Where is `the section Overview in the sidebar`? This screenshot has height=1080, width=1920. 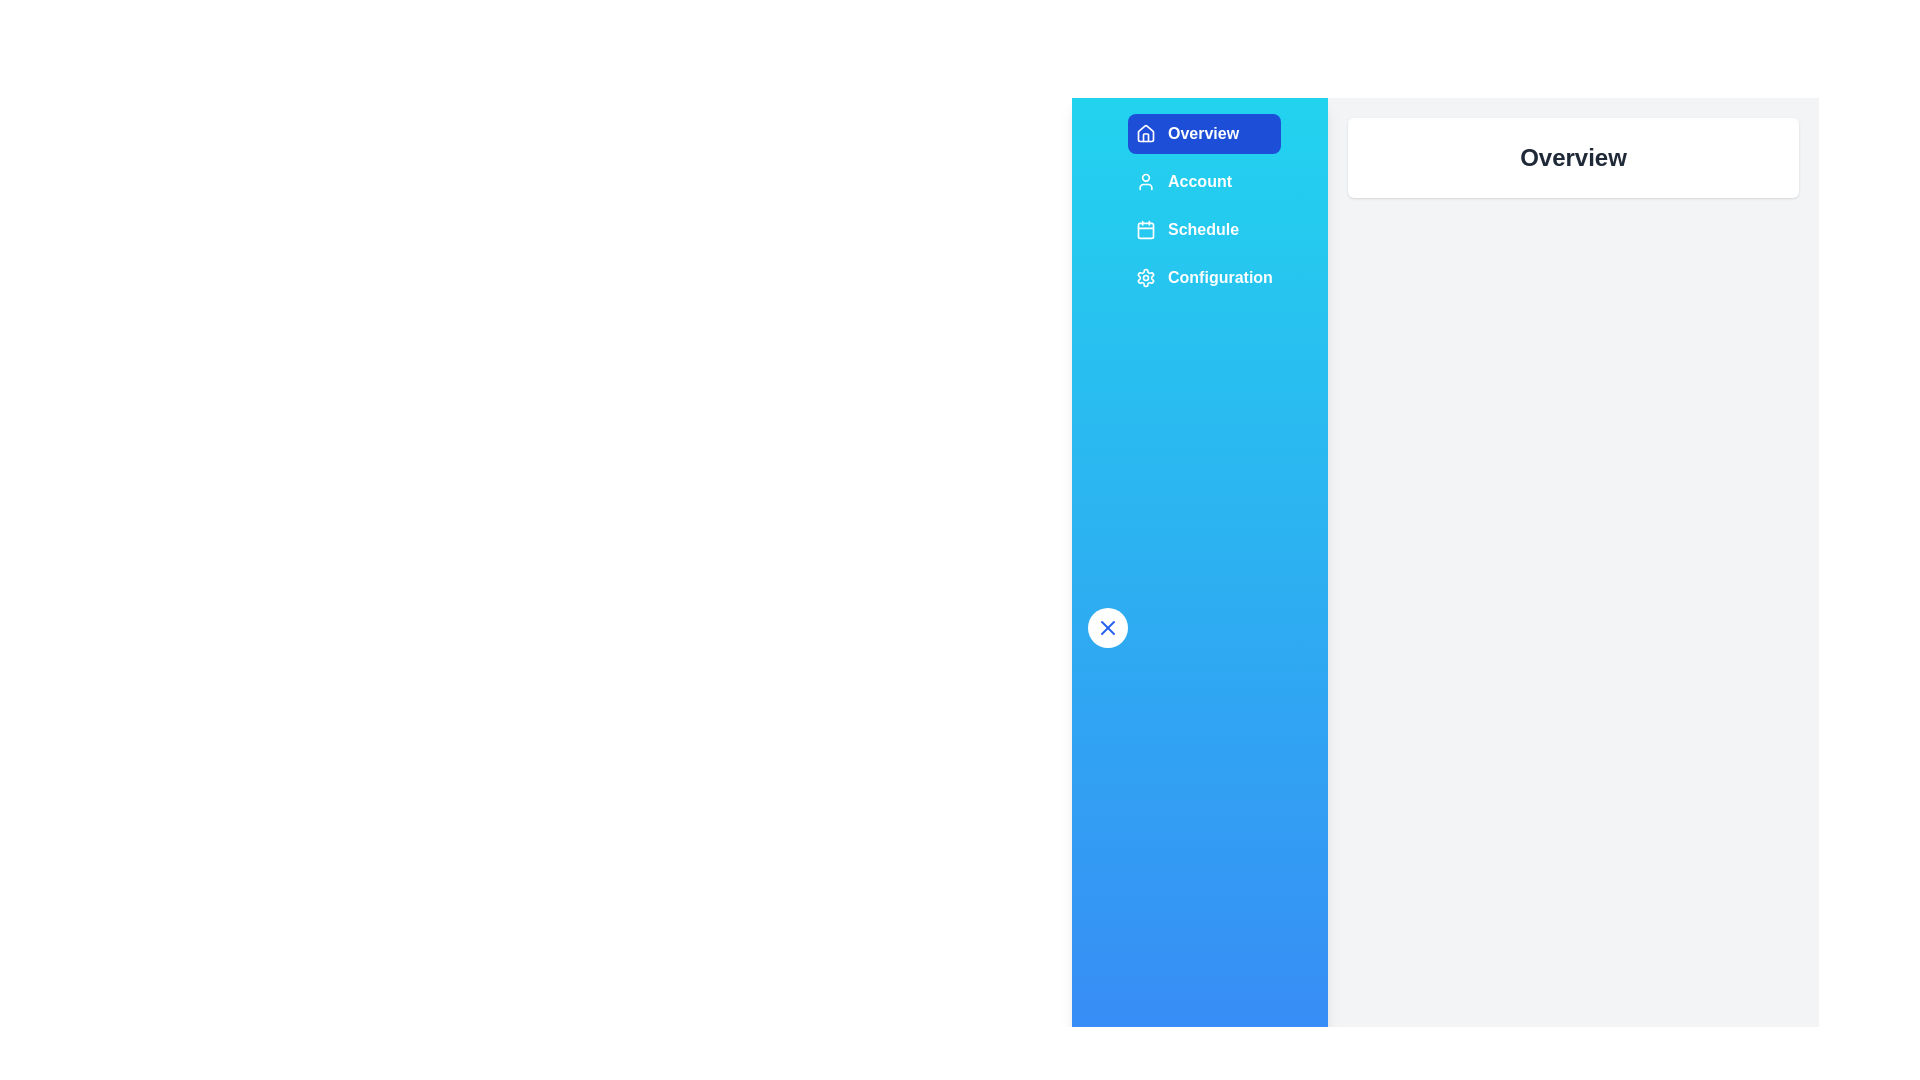 the section Overview in the sidebar is located at coordinates (1203, 134).